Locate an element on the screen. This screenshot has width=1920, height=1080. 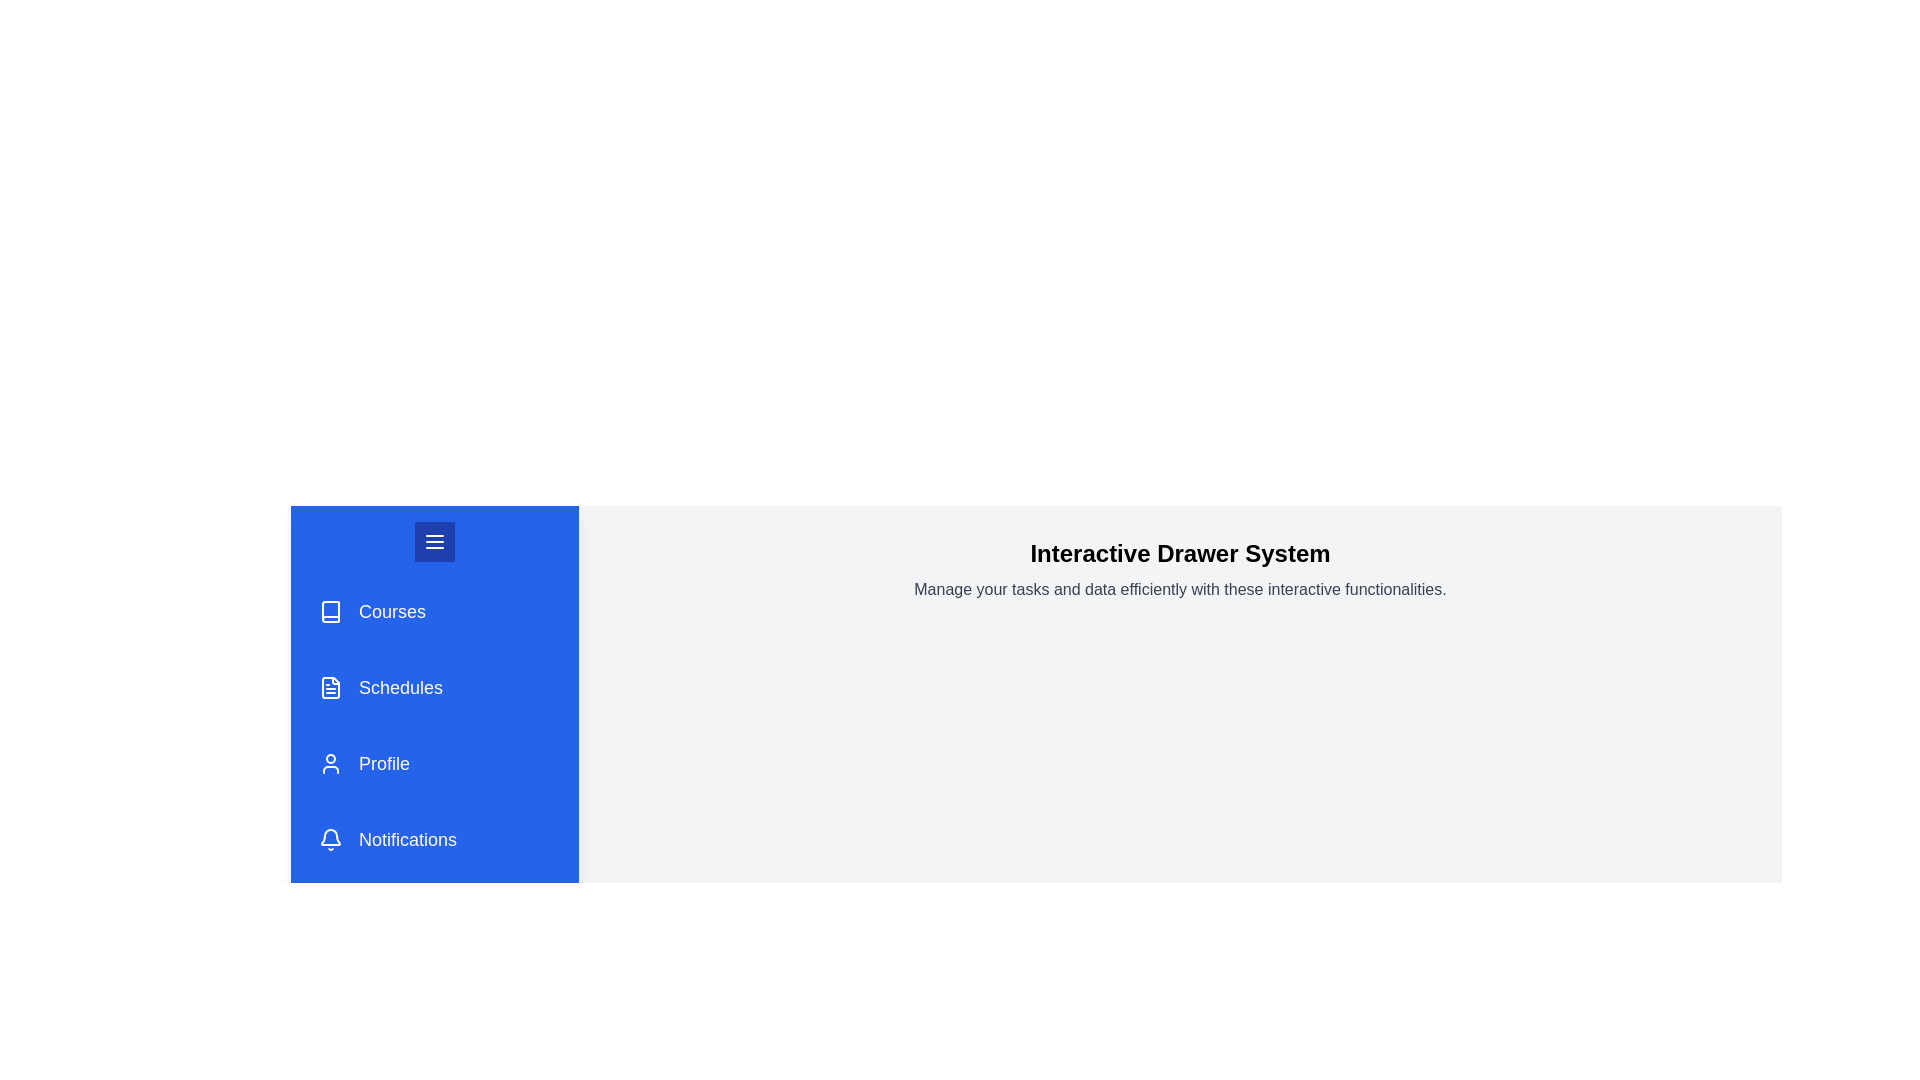
the 'Courses' menu item in the drawer is located at coordinates (434, 611).